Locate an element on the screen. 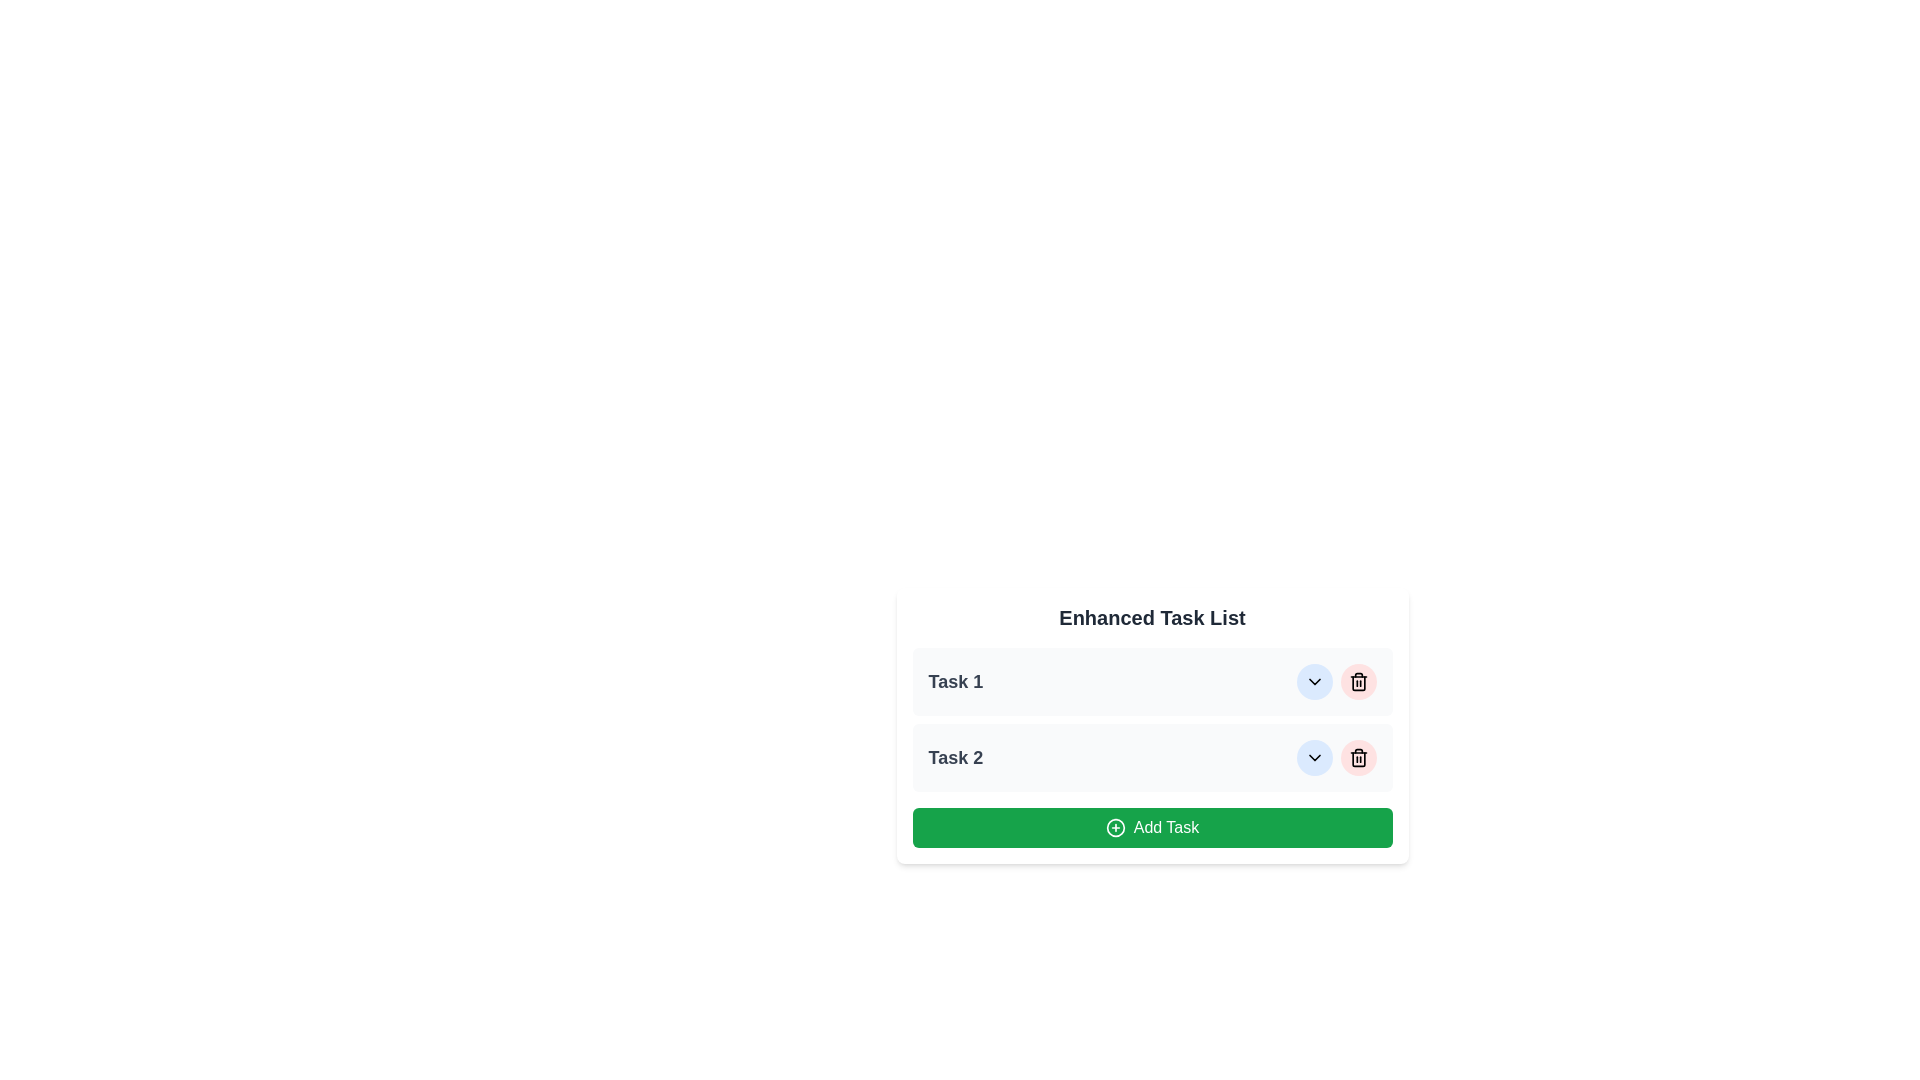 The height and width of the screenshot is (1080, 1920). the toggle button located to the right of 'Task 2' and to the left of the 'Remove Item' button is located at coordinates (1314, 681).